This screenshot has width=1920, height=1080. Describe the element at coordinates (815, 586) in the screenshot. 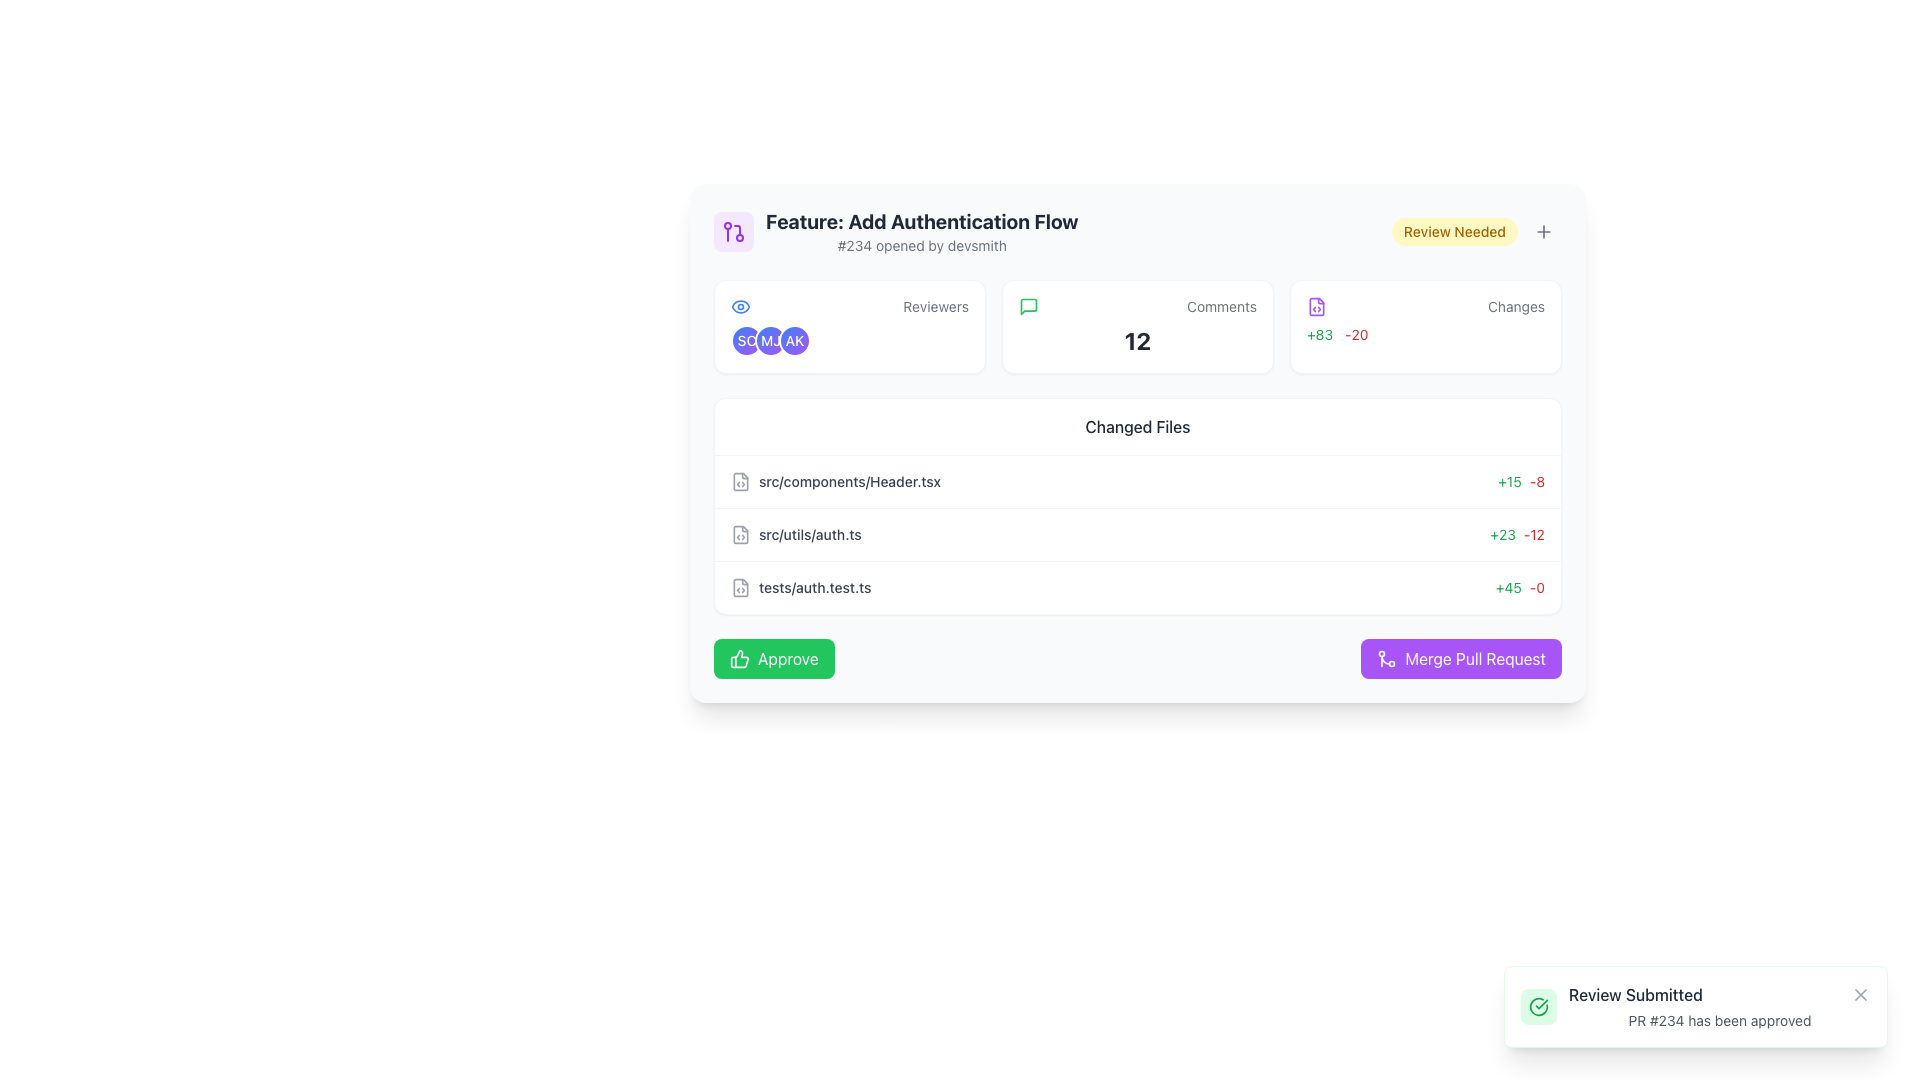

I see `the text label 'tests/auth.test.ts', which is styled with a small font and medium weight, located in the bottom section of the visible list of changed files` at that location.